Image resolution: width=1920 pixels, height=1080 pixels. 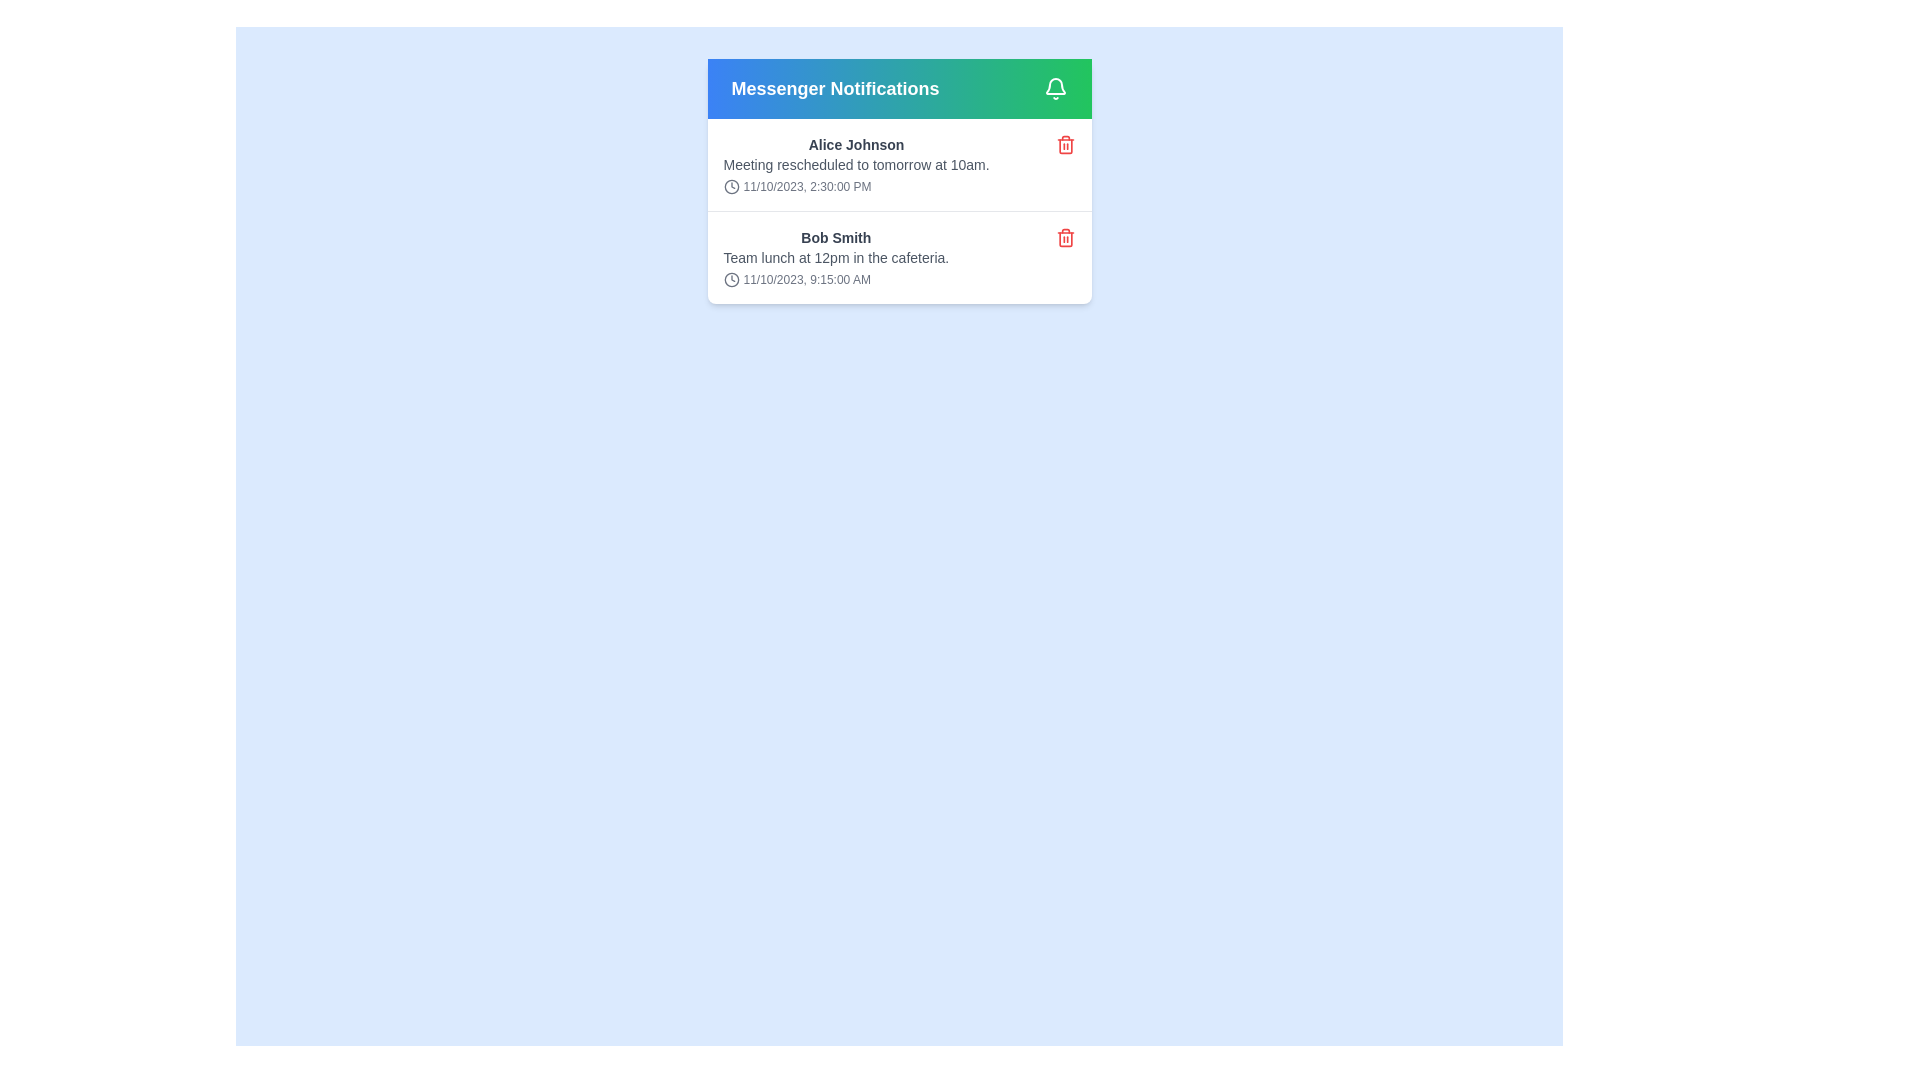 What do you see at coordinates (1064, 237) in the screenshot?
I see `the delete button for the notification referencing 'Bob Smith'` at bounding box center [1064, 237].